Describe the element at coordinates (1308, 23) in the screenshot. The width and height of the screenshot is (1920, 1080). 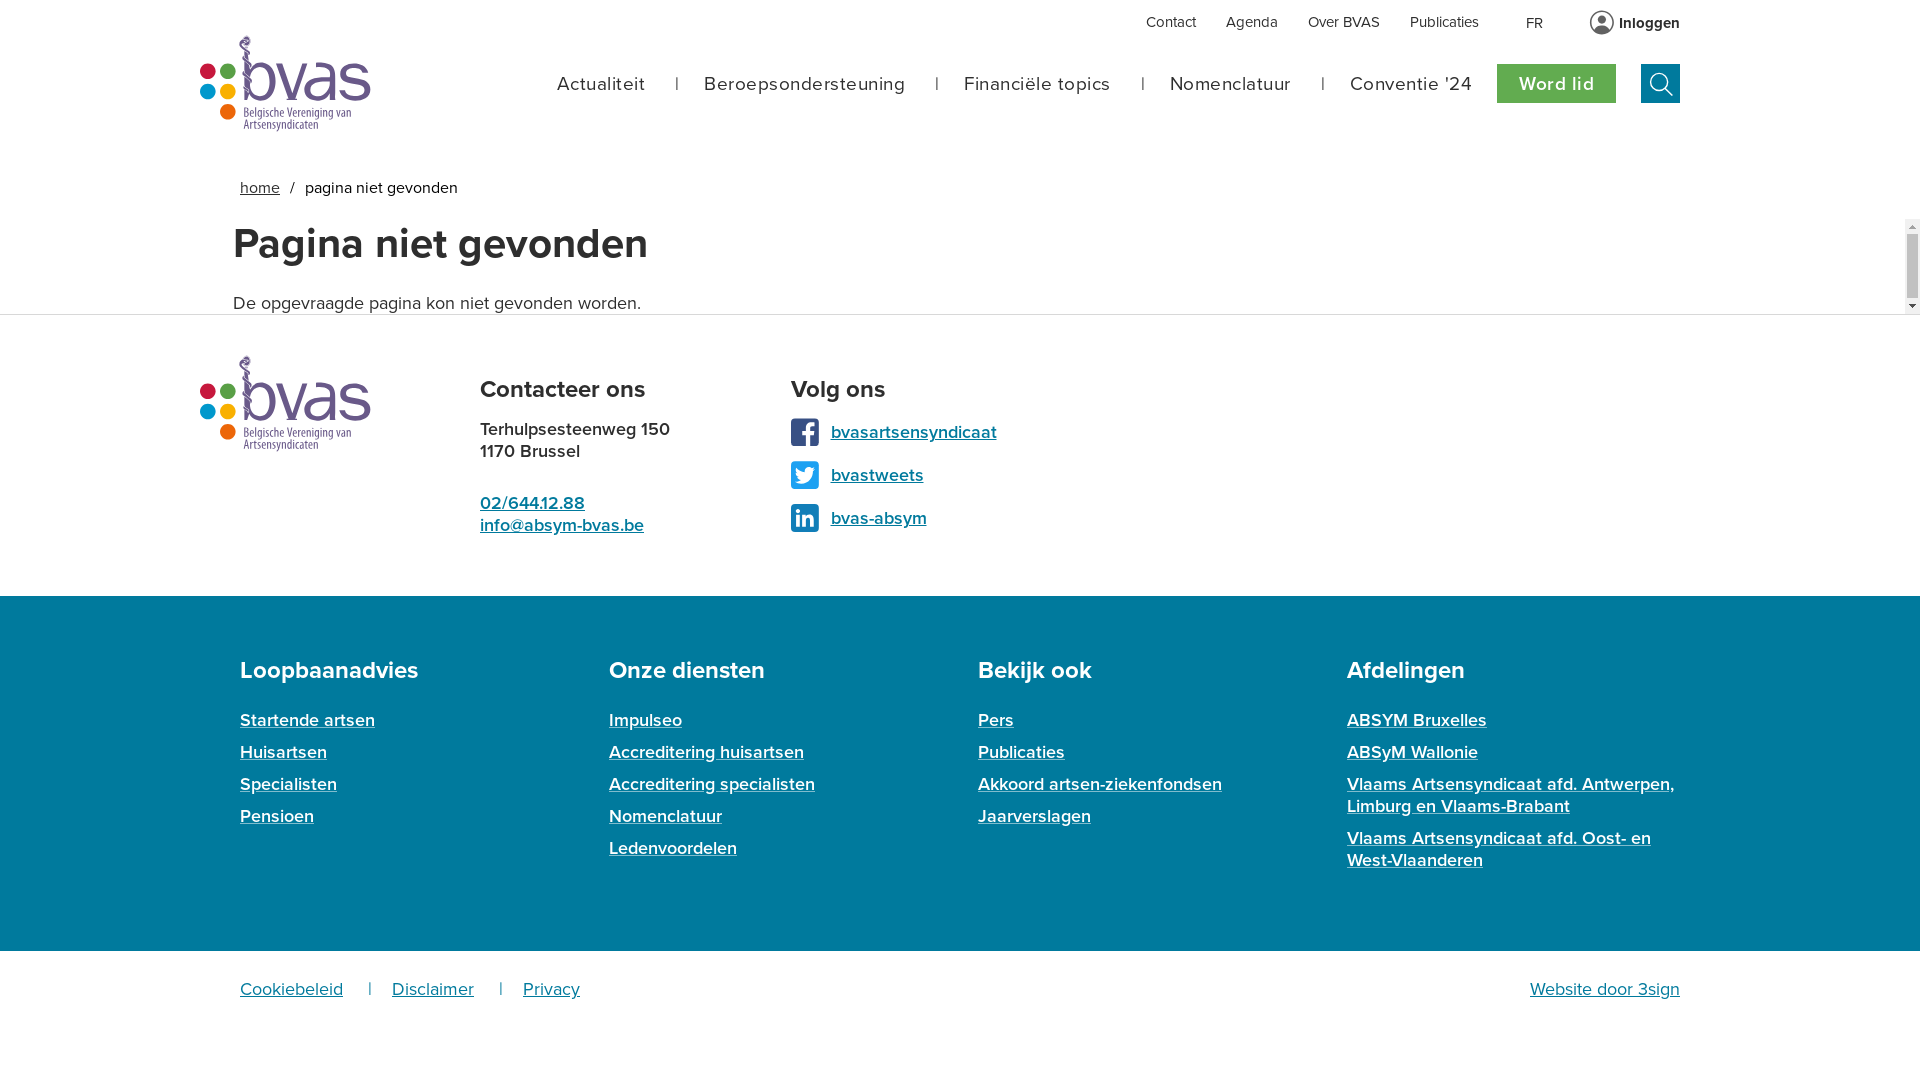
I see `'Over BVAS'` at that location.